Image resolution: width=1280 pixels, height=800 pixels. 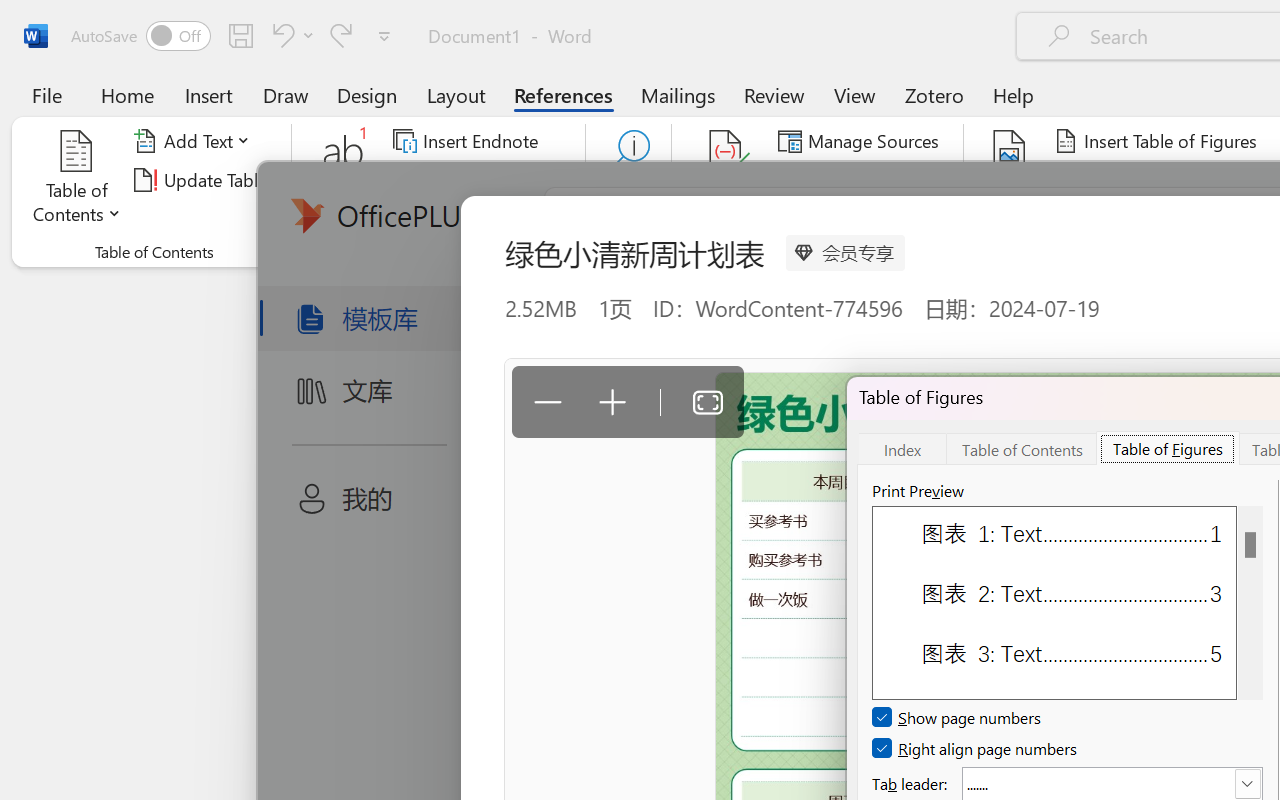 What do you see at coordinates (1159, 141) in the screenshot?
I see `'Insert Table of Figures...'` at bounding box center [1159, 141].